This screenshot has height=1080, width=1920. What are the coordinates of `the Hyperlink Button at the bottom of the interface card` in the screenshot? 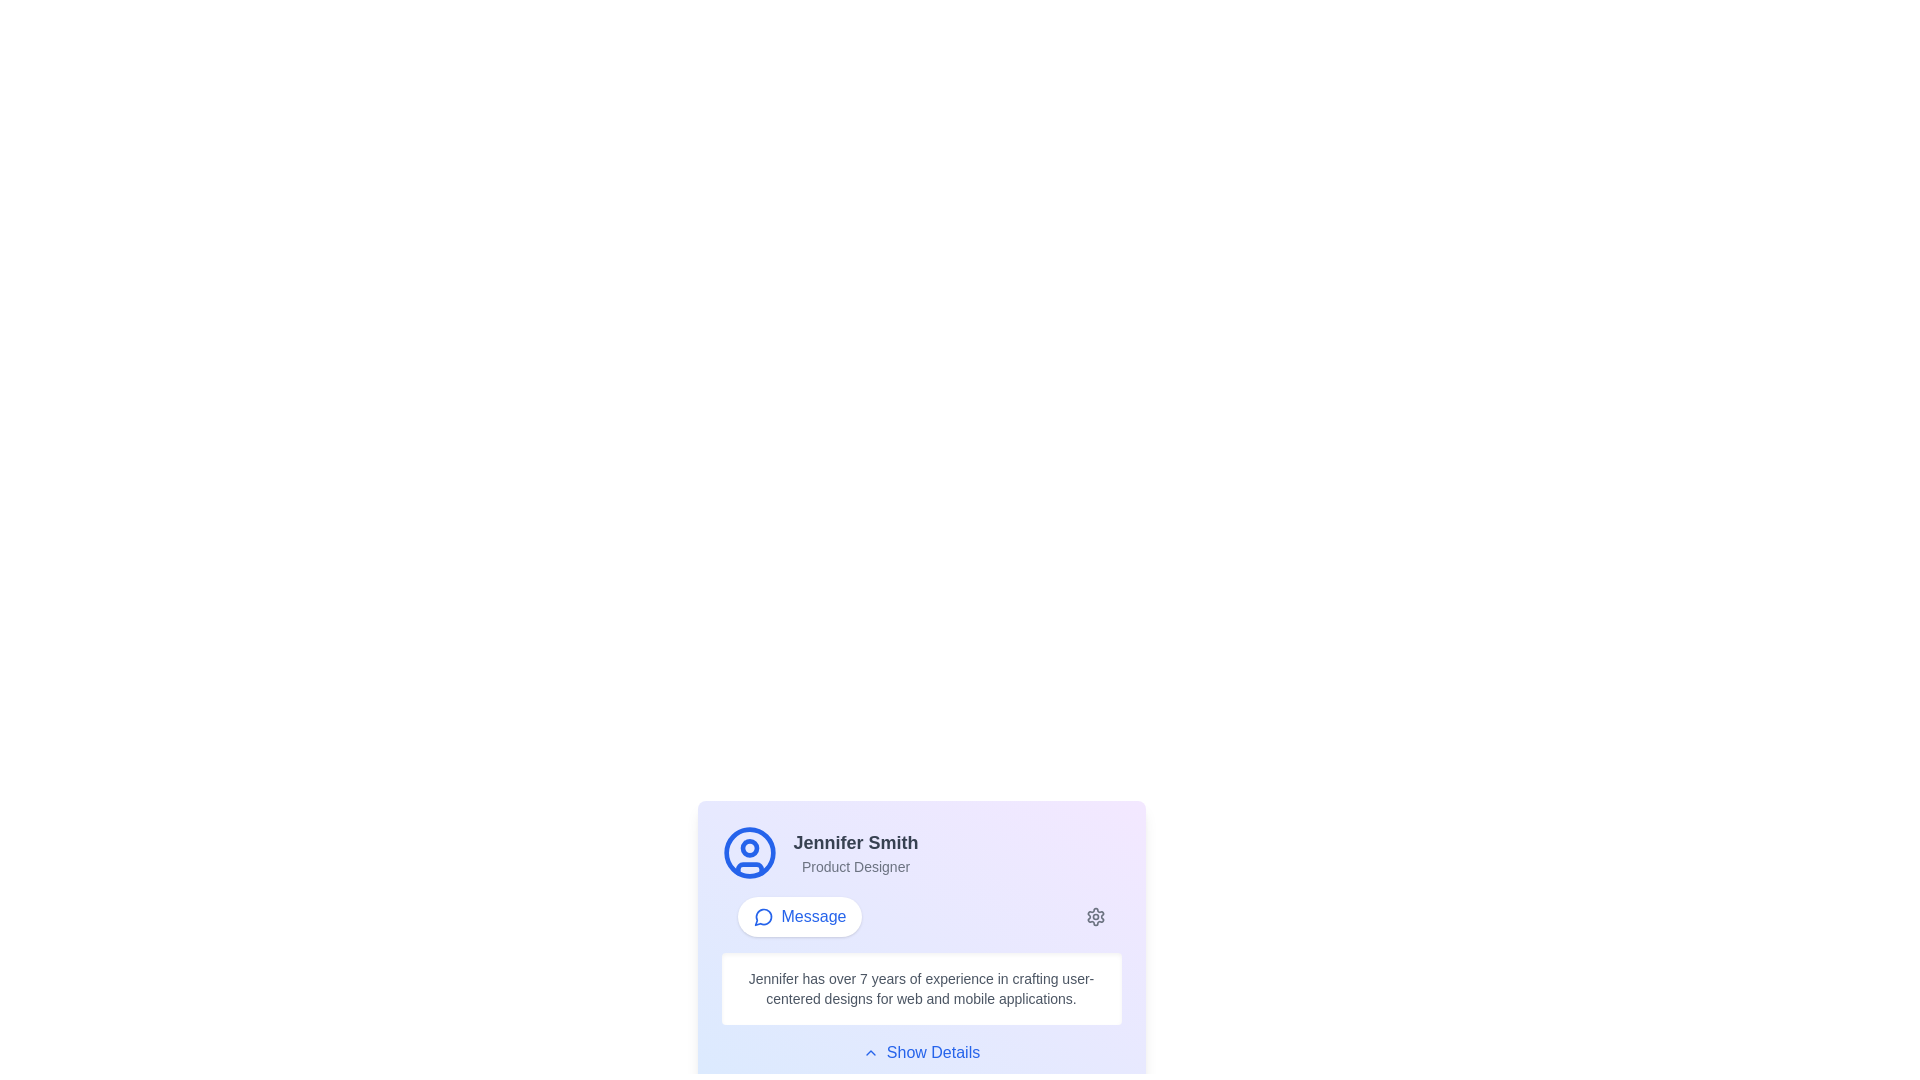 It's located at (920, 1052).